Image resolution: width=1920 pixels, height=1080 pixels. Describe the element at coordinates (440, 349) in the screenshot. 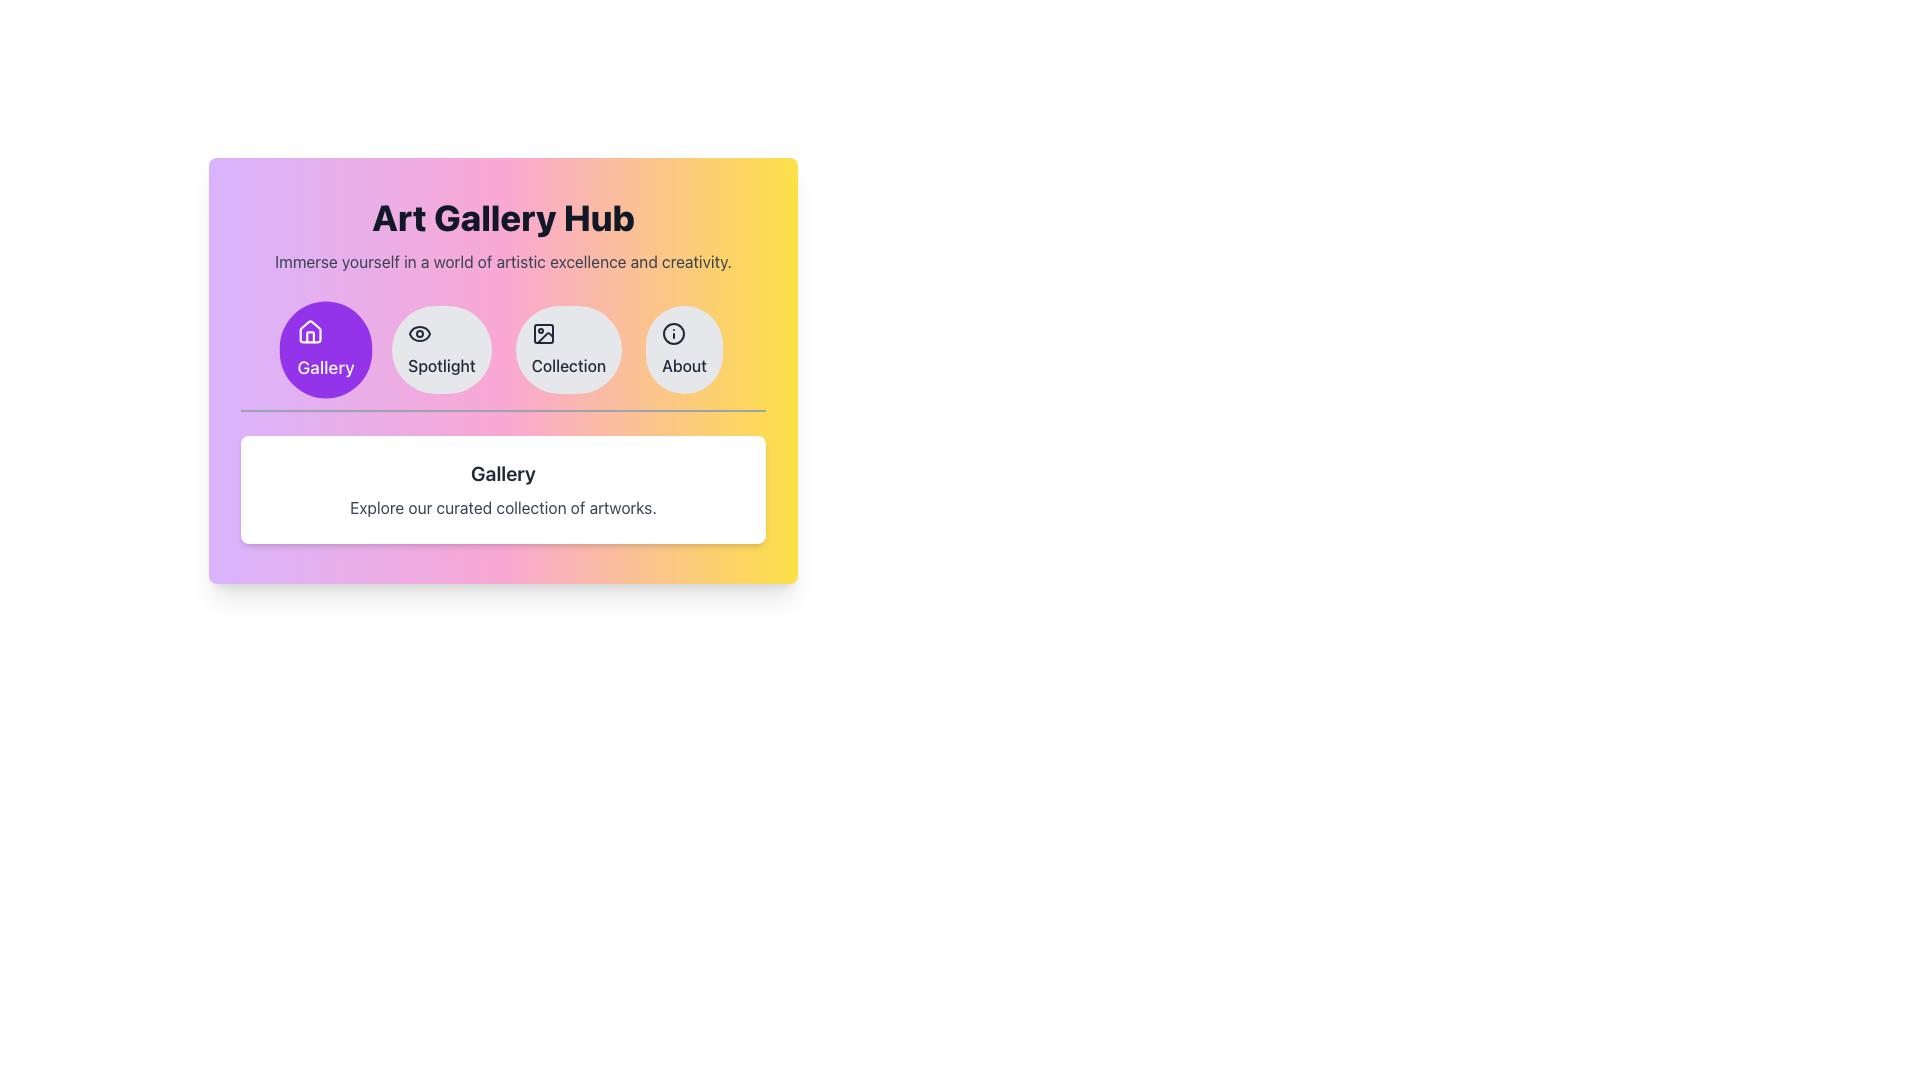

I see `the second circular button in the main navigation section` at that location.